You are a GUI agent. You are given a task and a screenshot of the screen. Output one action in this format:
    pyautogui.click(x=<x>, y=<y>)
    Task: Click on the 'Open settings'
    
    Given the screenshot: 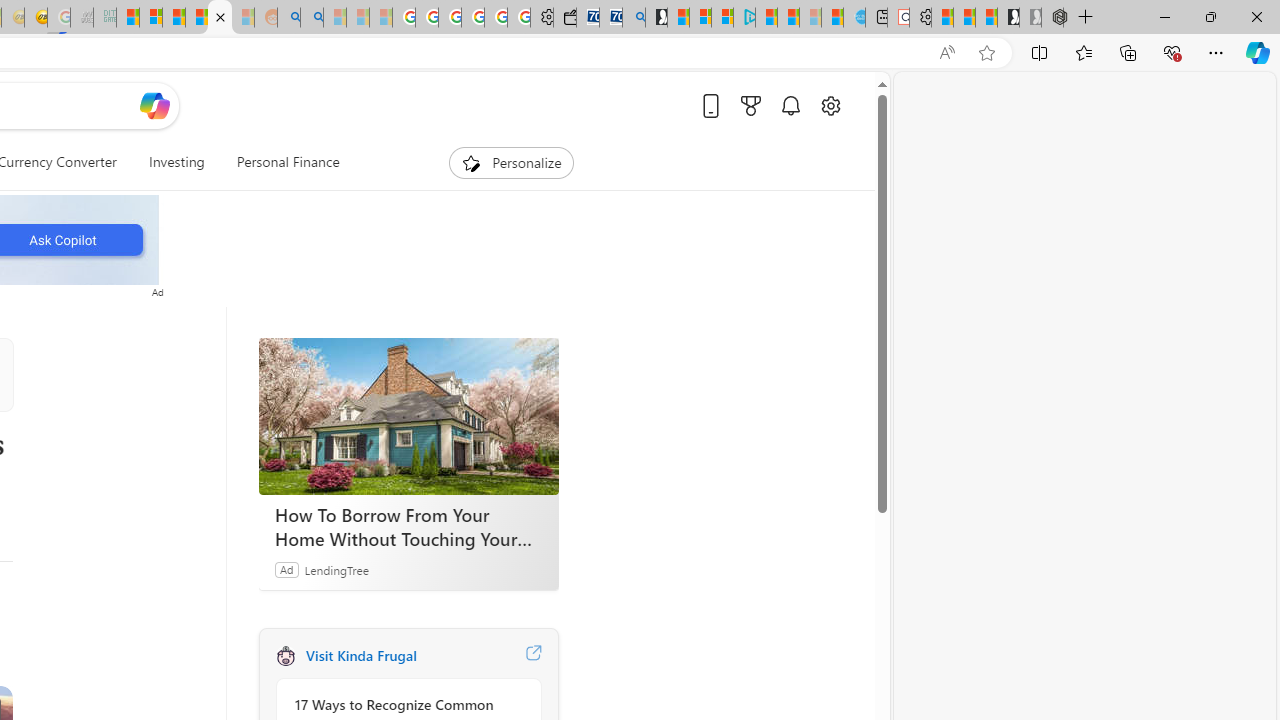 What is the action you would take?
    pyautogui.click(x=830, y=105)
    